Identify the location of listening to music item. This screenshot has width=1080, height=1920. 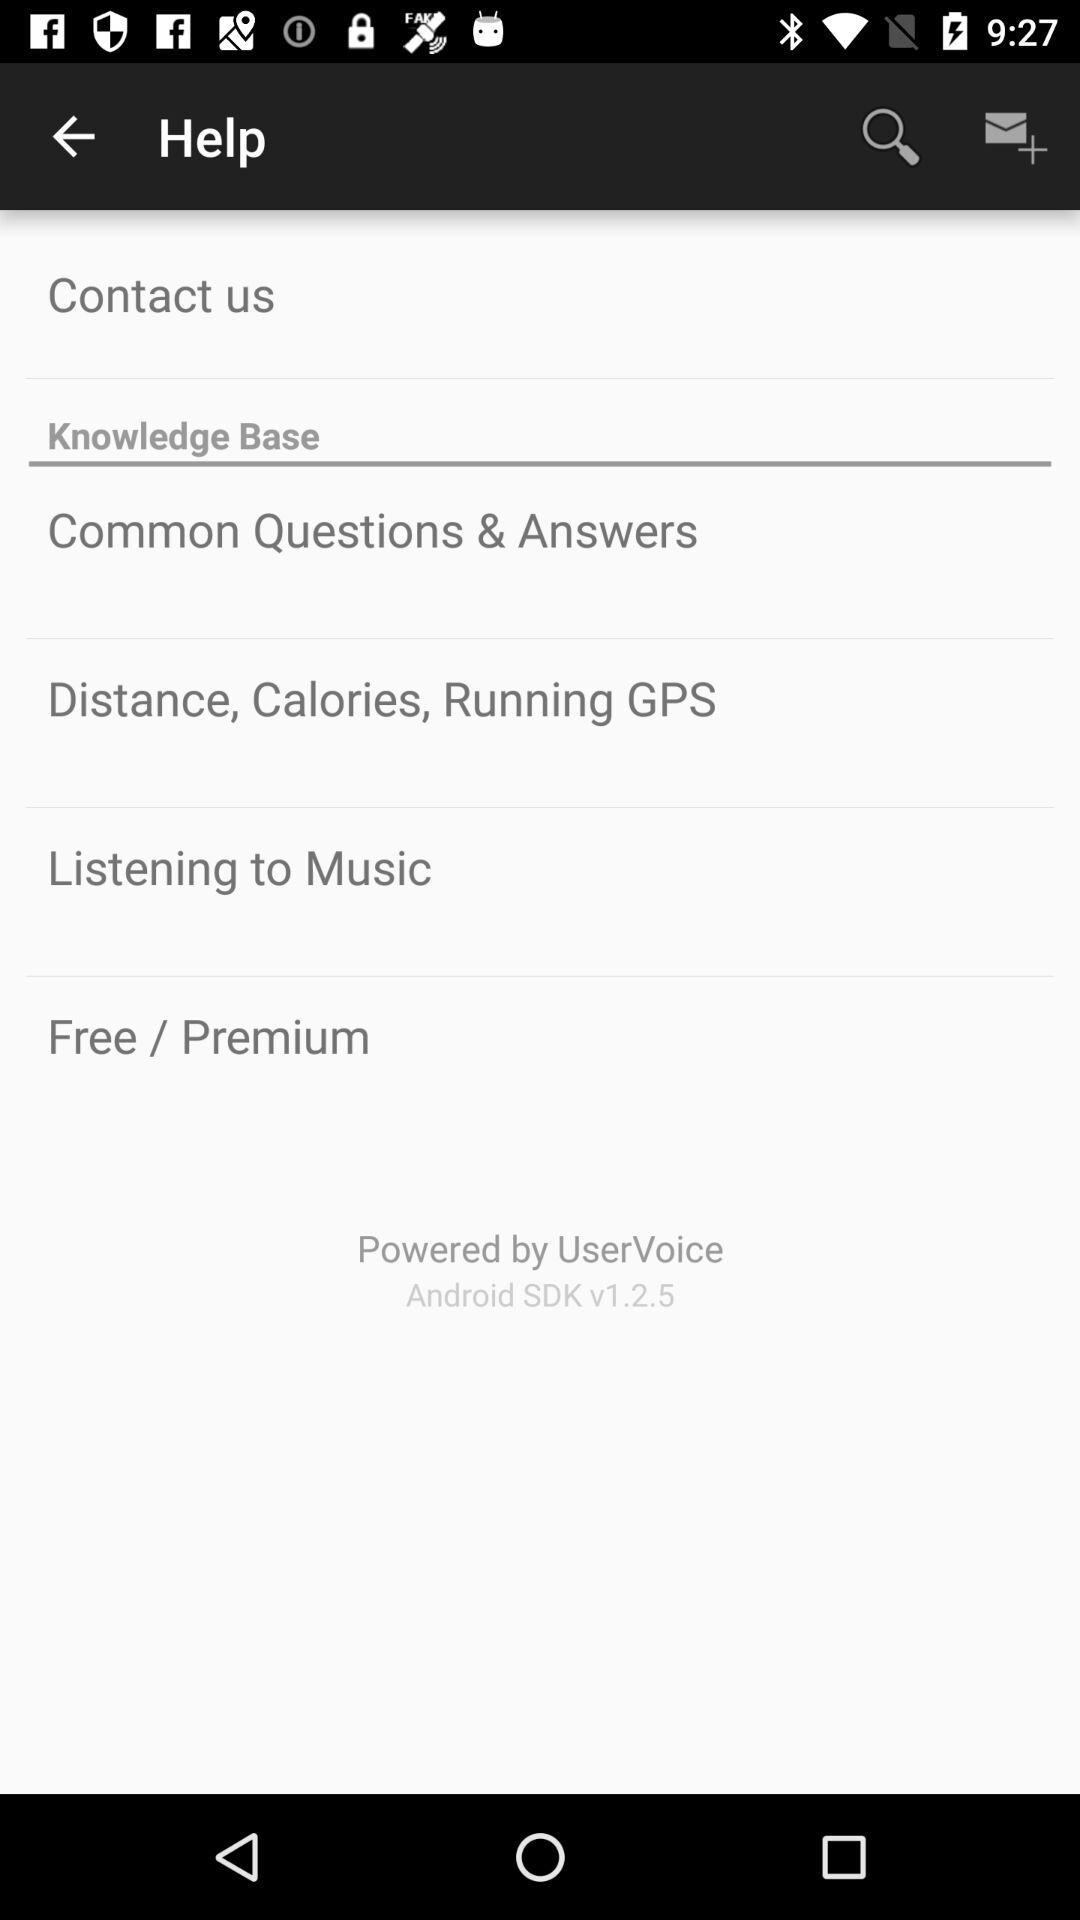
(238, 866).